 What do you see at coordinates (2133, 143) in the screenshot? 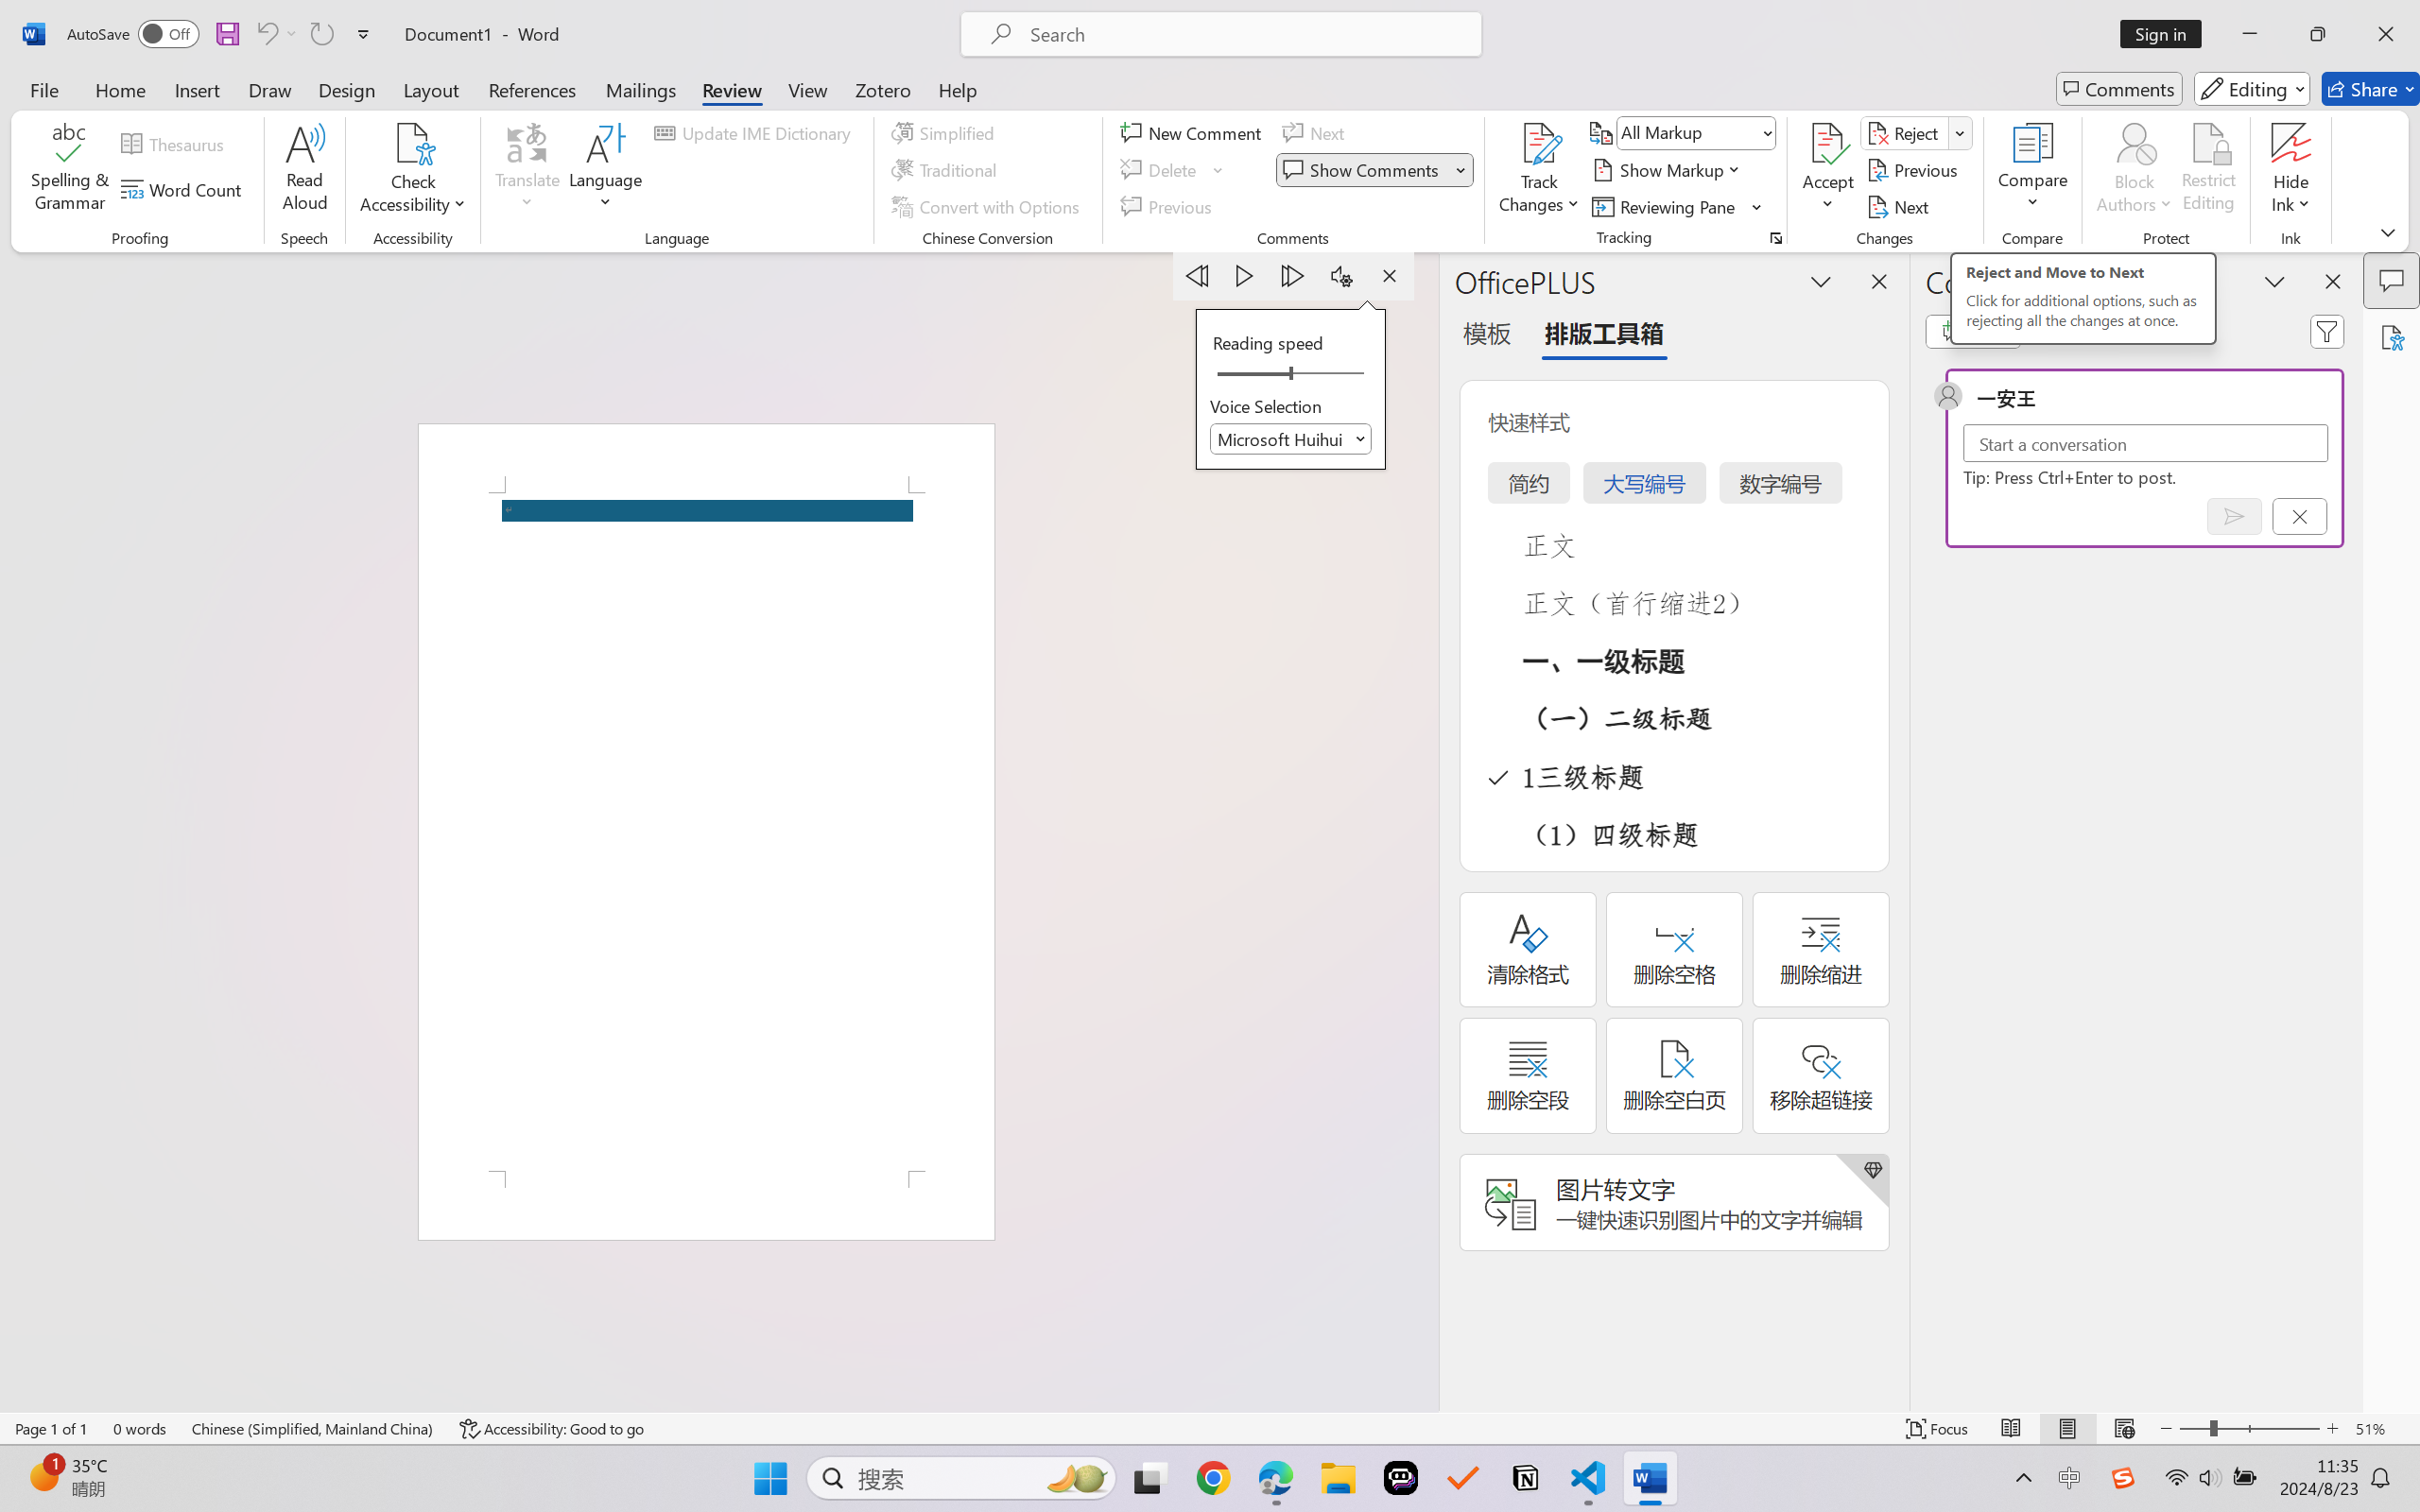
I see `'Block Authors'` at bounding box center [2133, 143].